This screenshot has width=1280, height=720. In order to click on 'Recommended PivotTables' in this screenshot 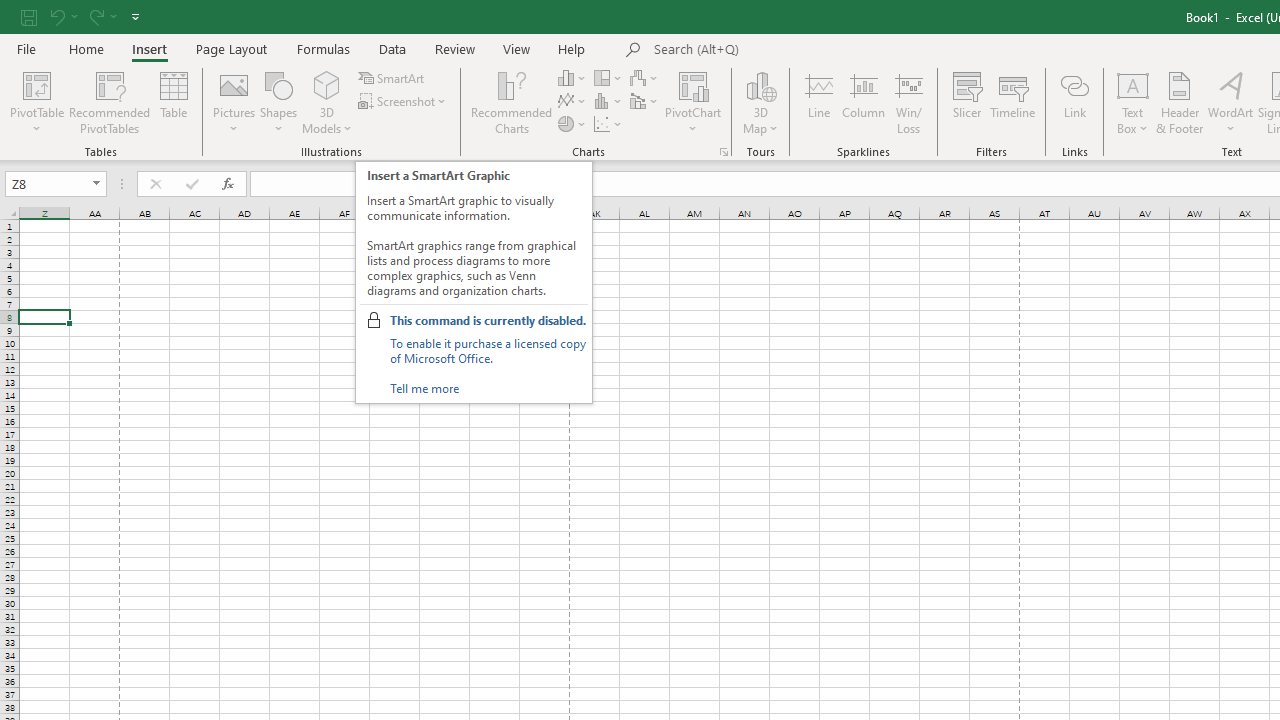, I will do `click(109, 103)`.